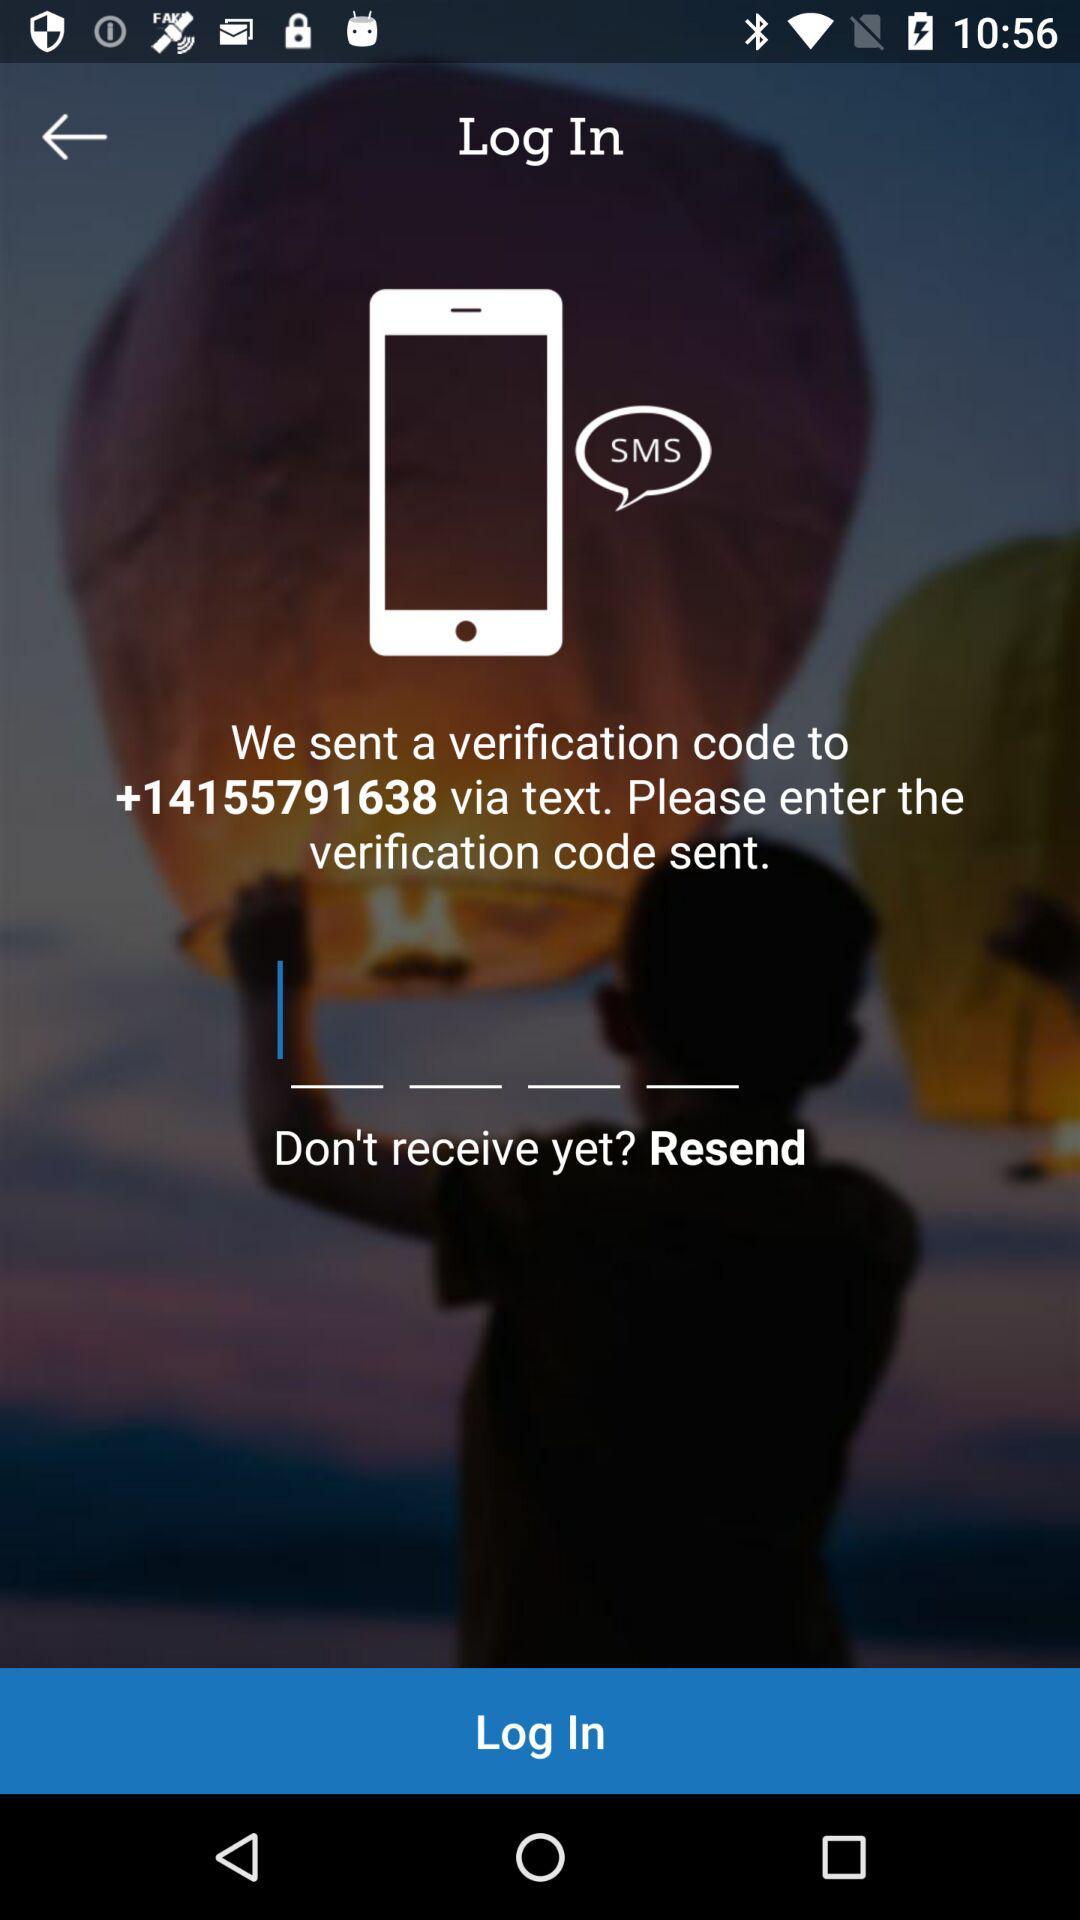  What do you see at coordinates (540, 1009) in the screenshot?
I see `verification code` at bounding box center [540, 1009].